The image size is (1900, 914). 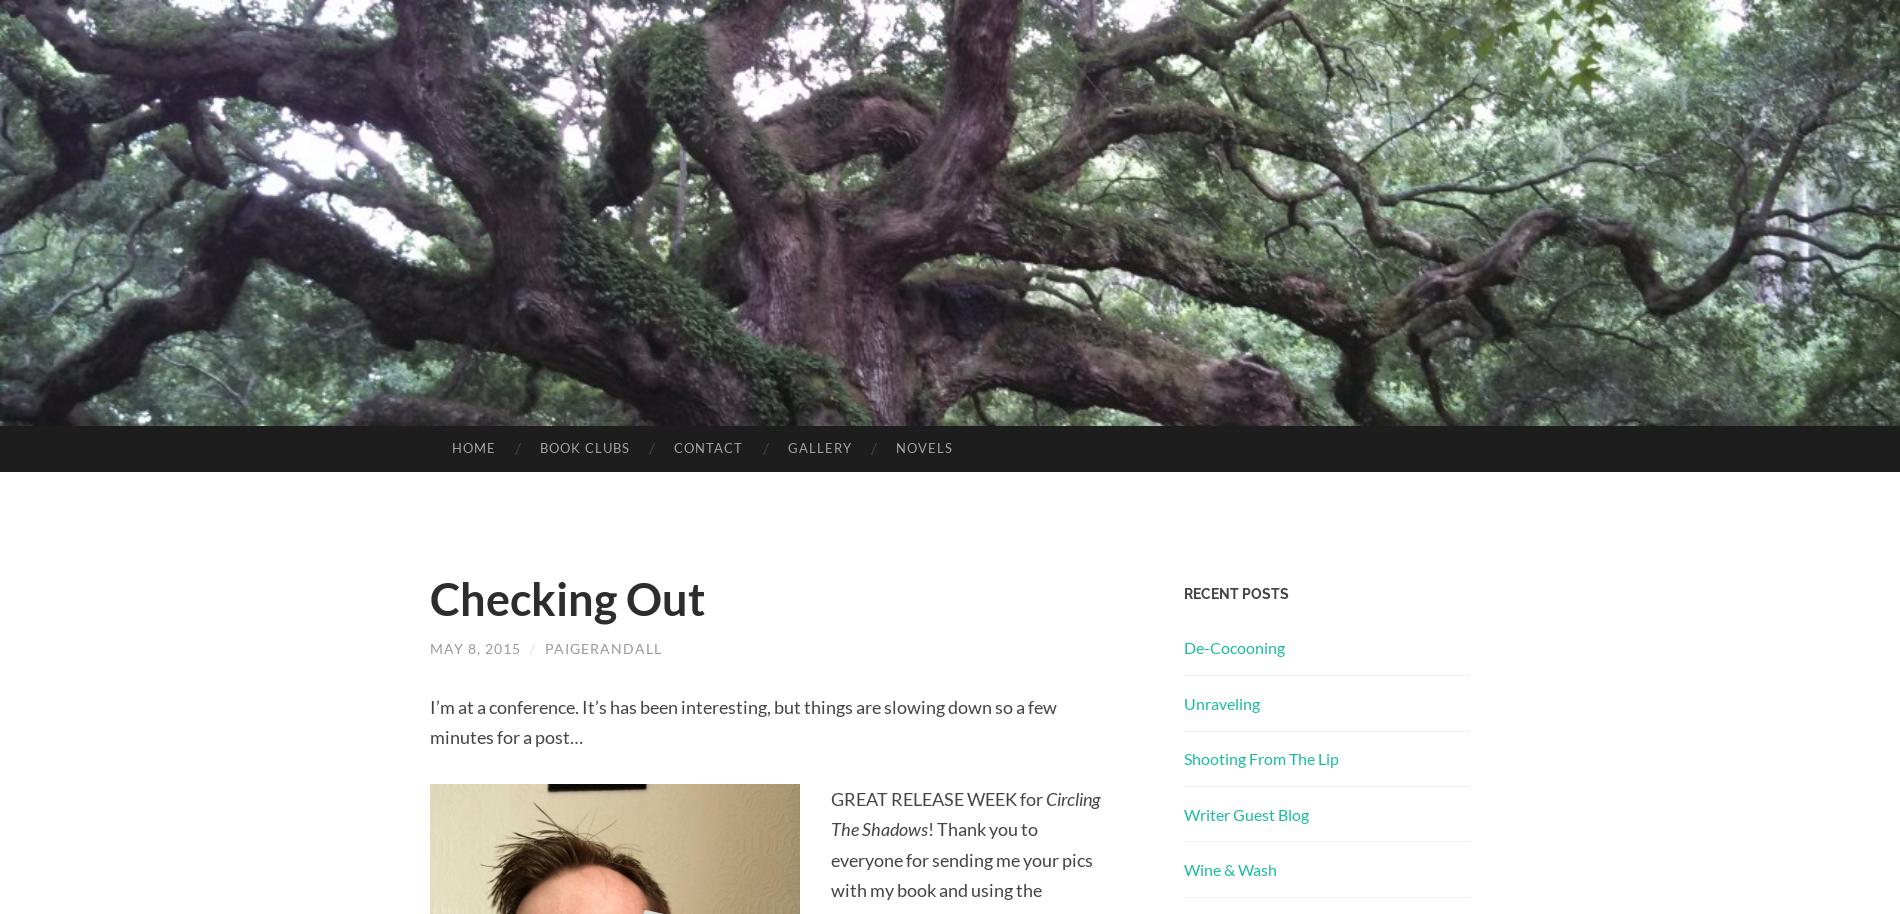 What do you see at coordinates (936, 797) in the screenshot?
I see `'GREAT RELEASE WEEK for'` at bounding box center [936, 797].